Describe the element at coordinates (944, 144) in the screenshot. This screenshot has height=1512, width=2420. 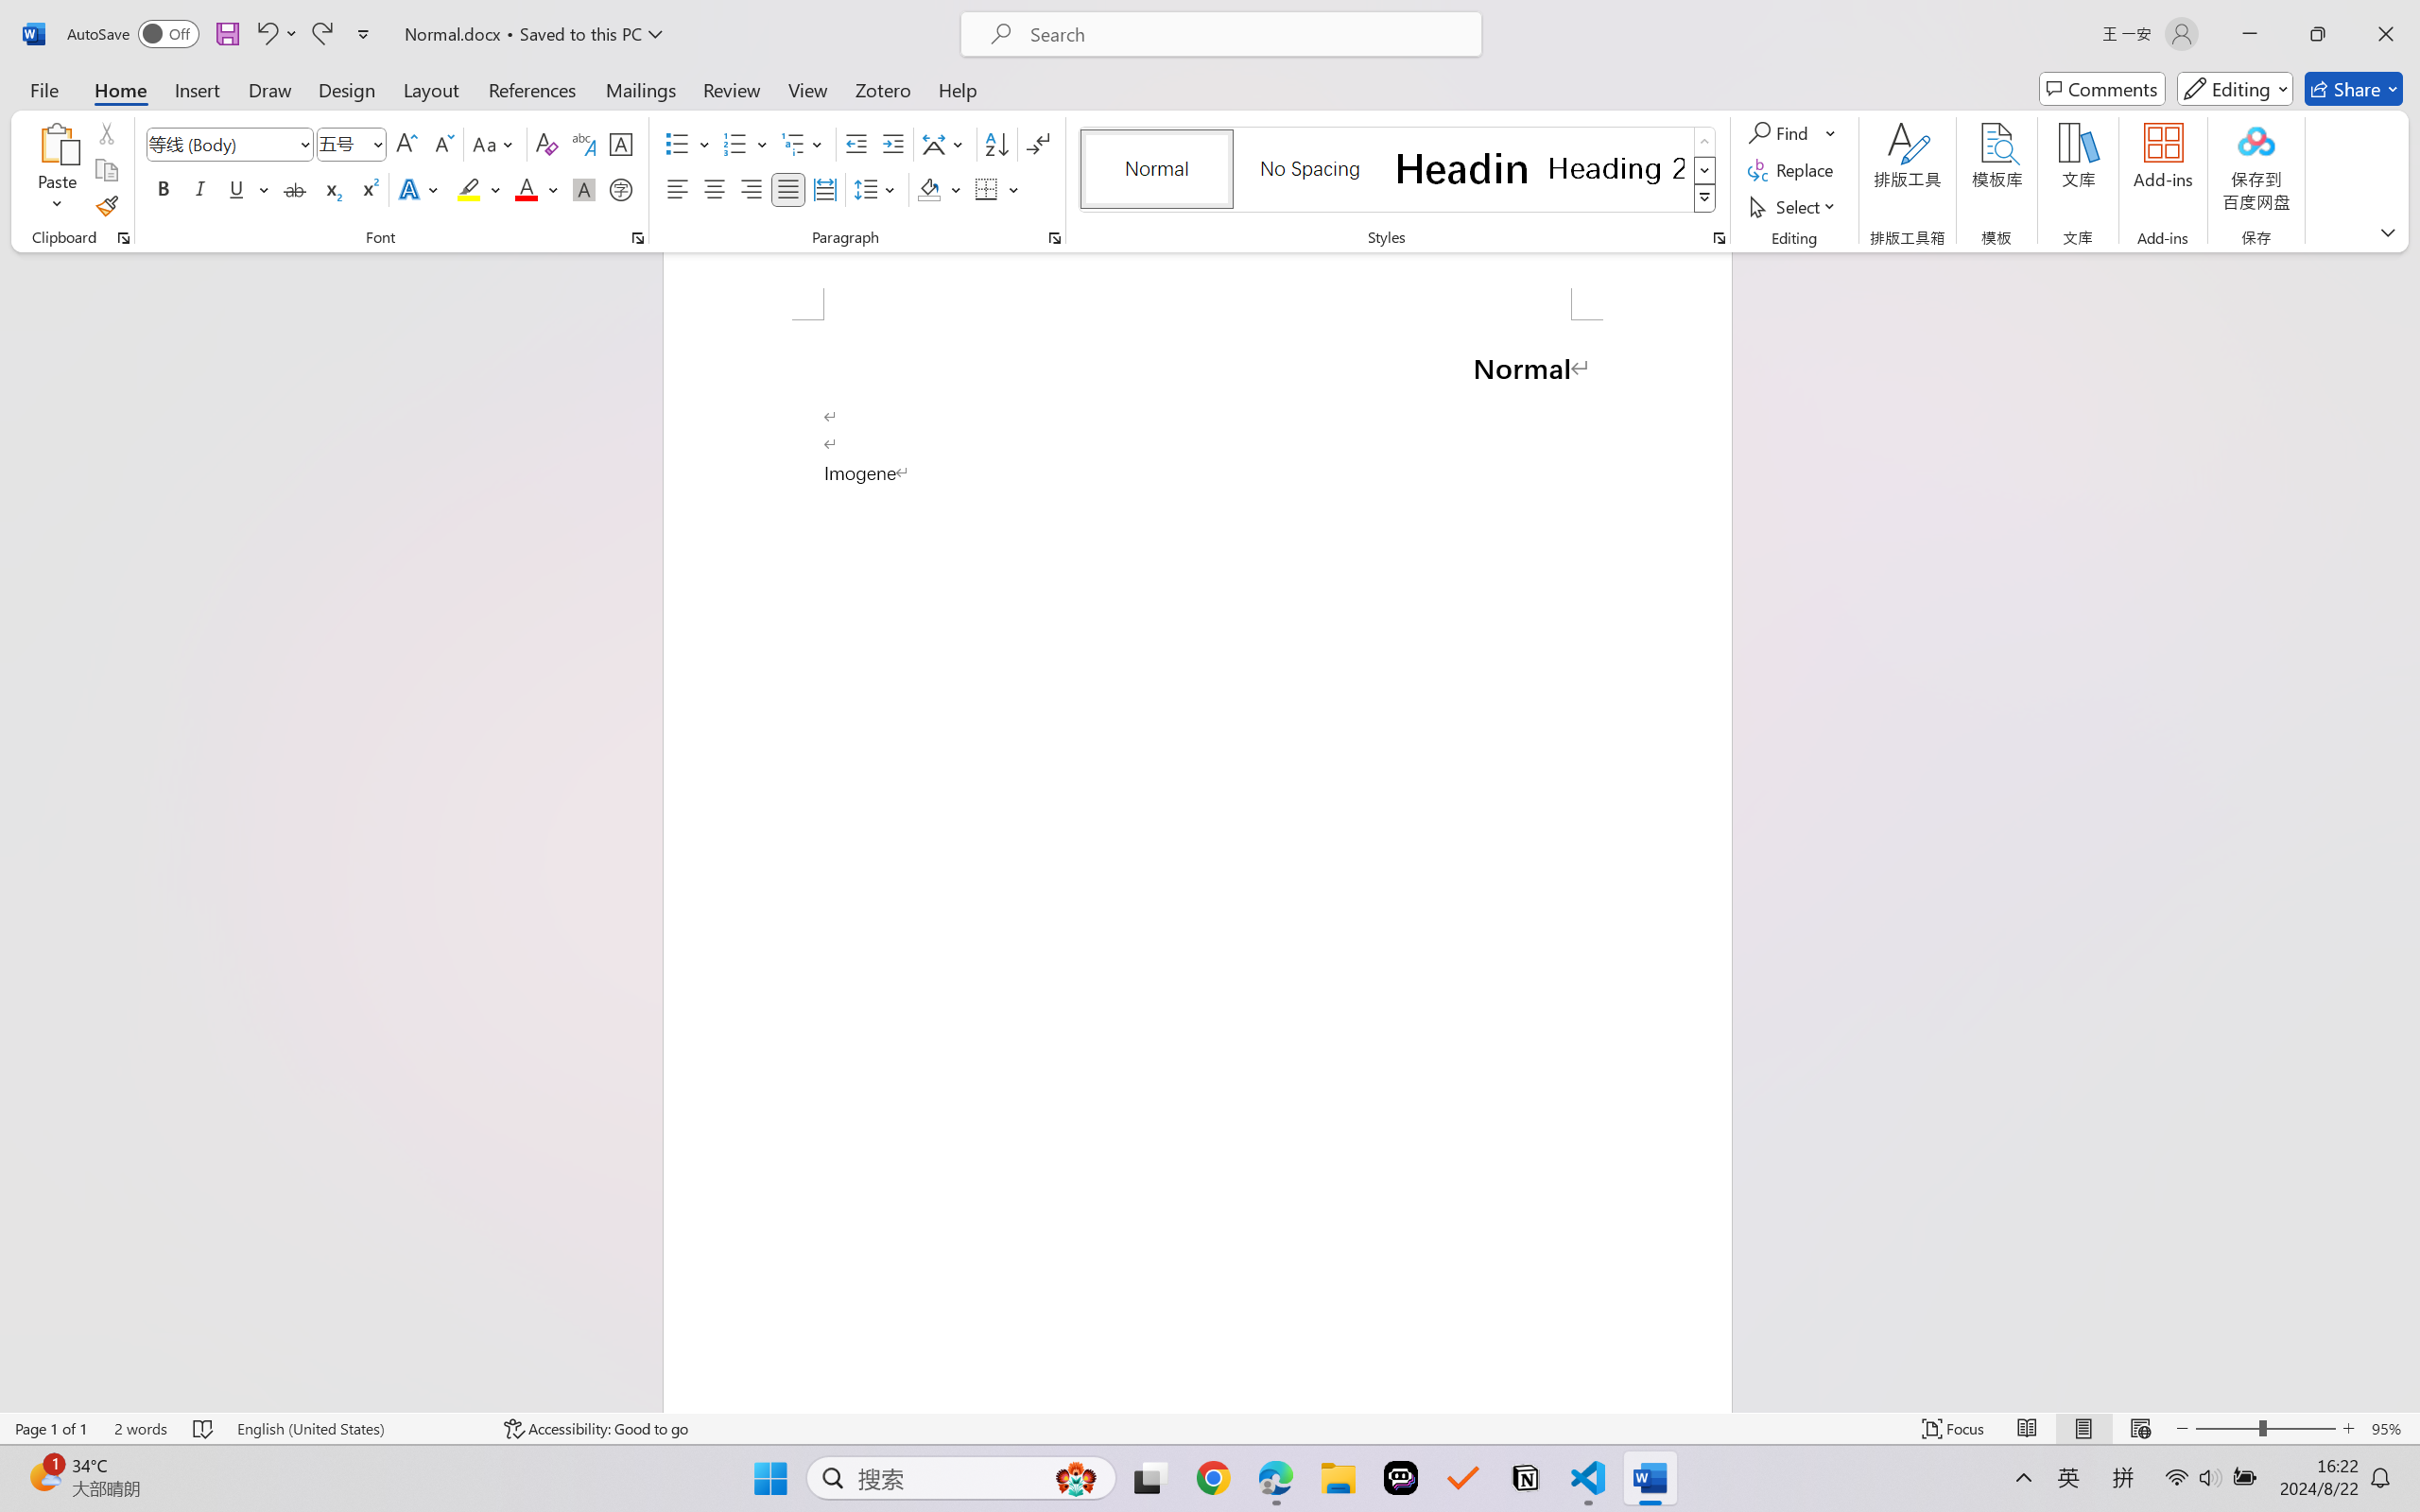
I see `'Asian Layout'` at that location.